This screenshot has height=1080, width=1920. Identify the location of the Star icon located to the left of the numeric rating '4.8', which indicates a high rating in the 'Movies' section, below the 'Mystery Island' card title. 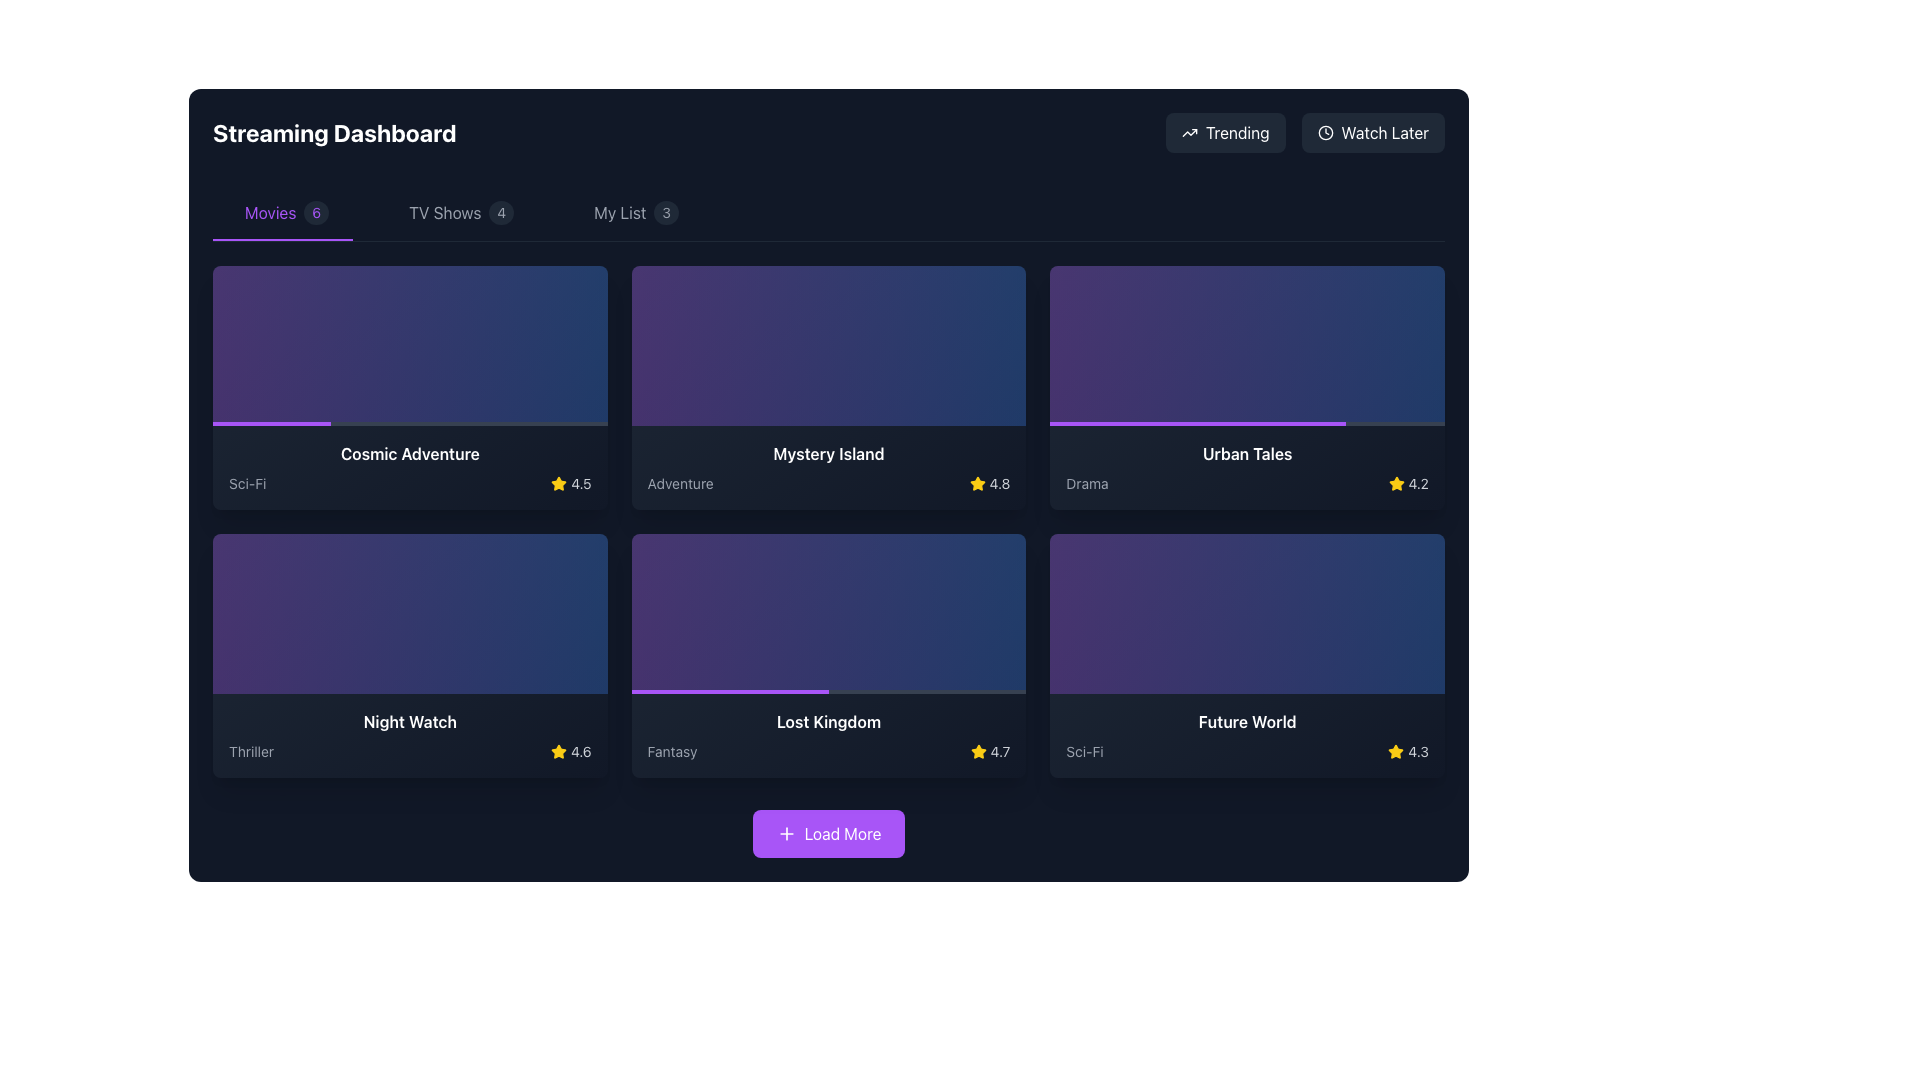
(977, 483).